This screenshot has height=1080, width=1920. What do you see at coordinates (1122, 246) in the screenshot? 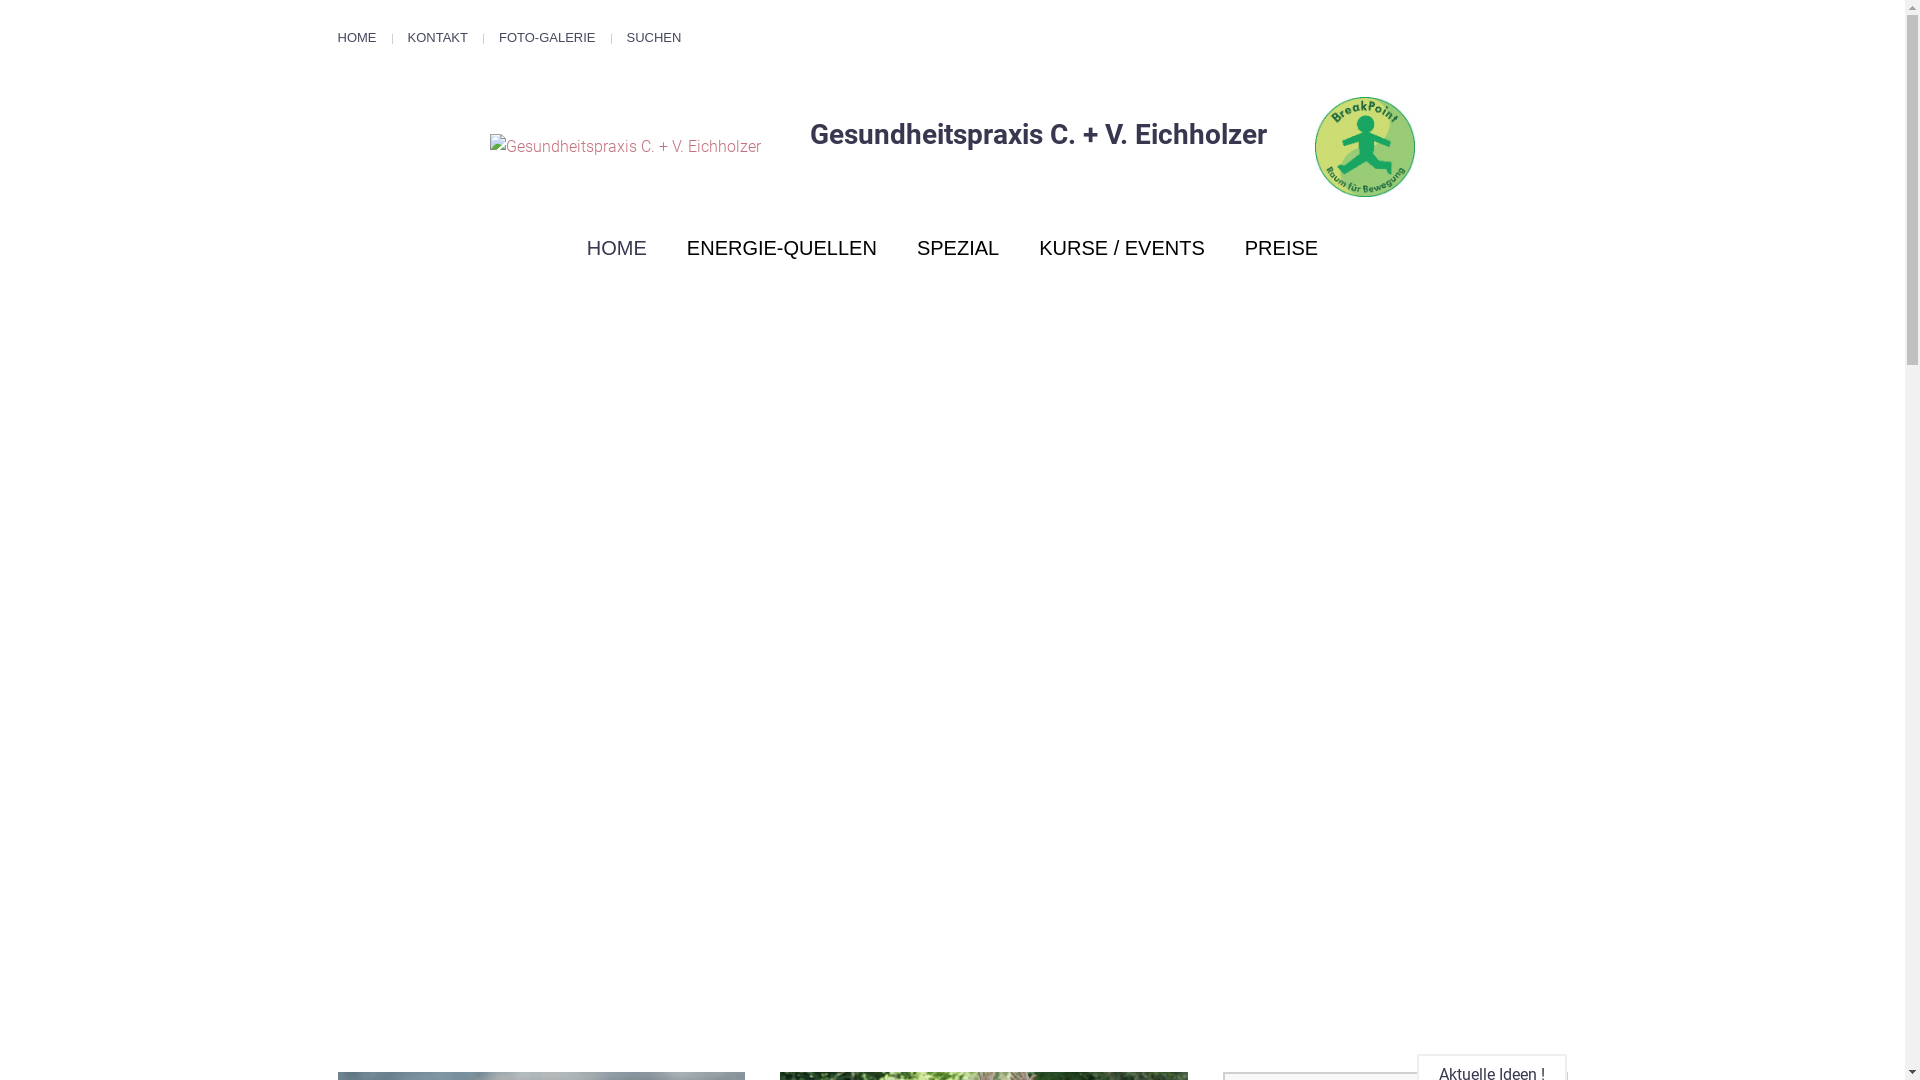
I see `'KURSE / EVENTS'` at bounding box center [1122, 246].